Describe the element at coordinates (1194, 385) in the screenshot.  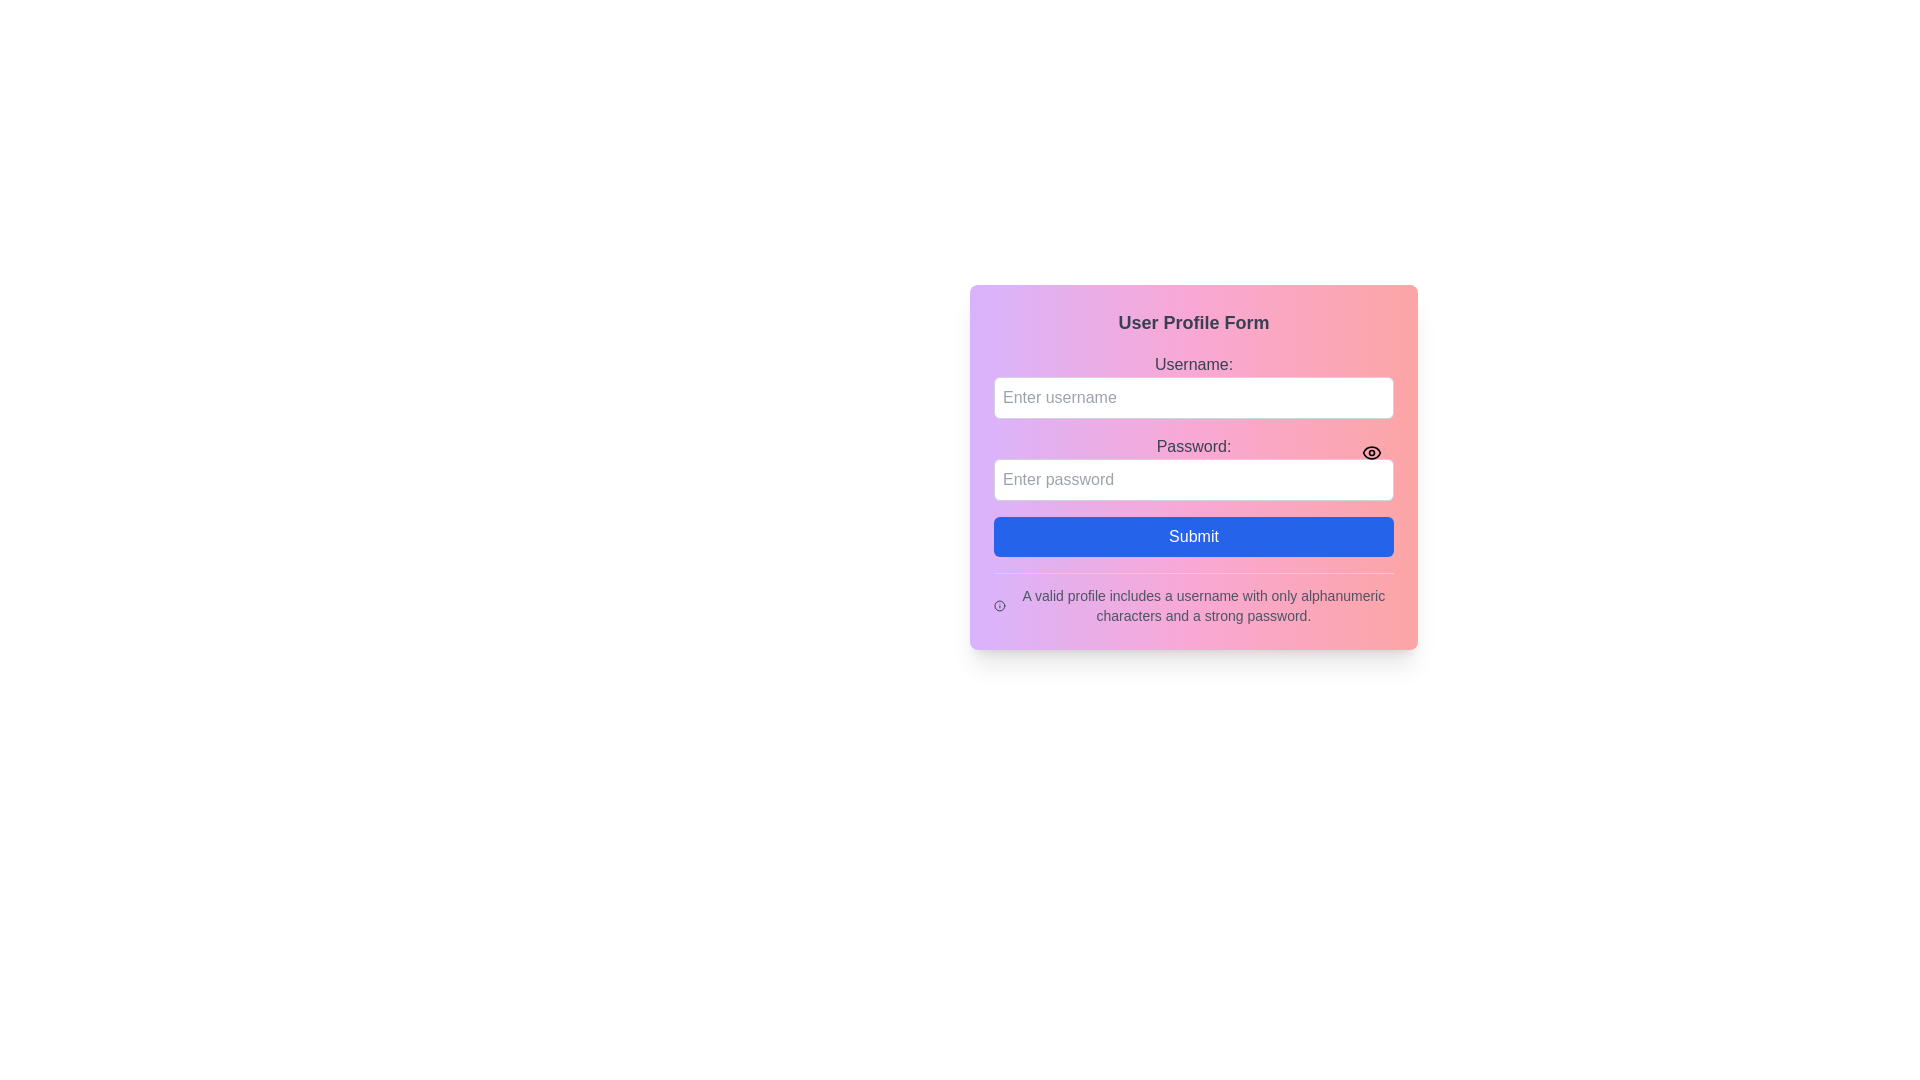
I see `label element displaying 'Username:' which is centrally aligned above the username input field in the form layout` at that location.